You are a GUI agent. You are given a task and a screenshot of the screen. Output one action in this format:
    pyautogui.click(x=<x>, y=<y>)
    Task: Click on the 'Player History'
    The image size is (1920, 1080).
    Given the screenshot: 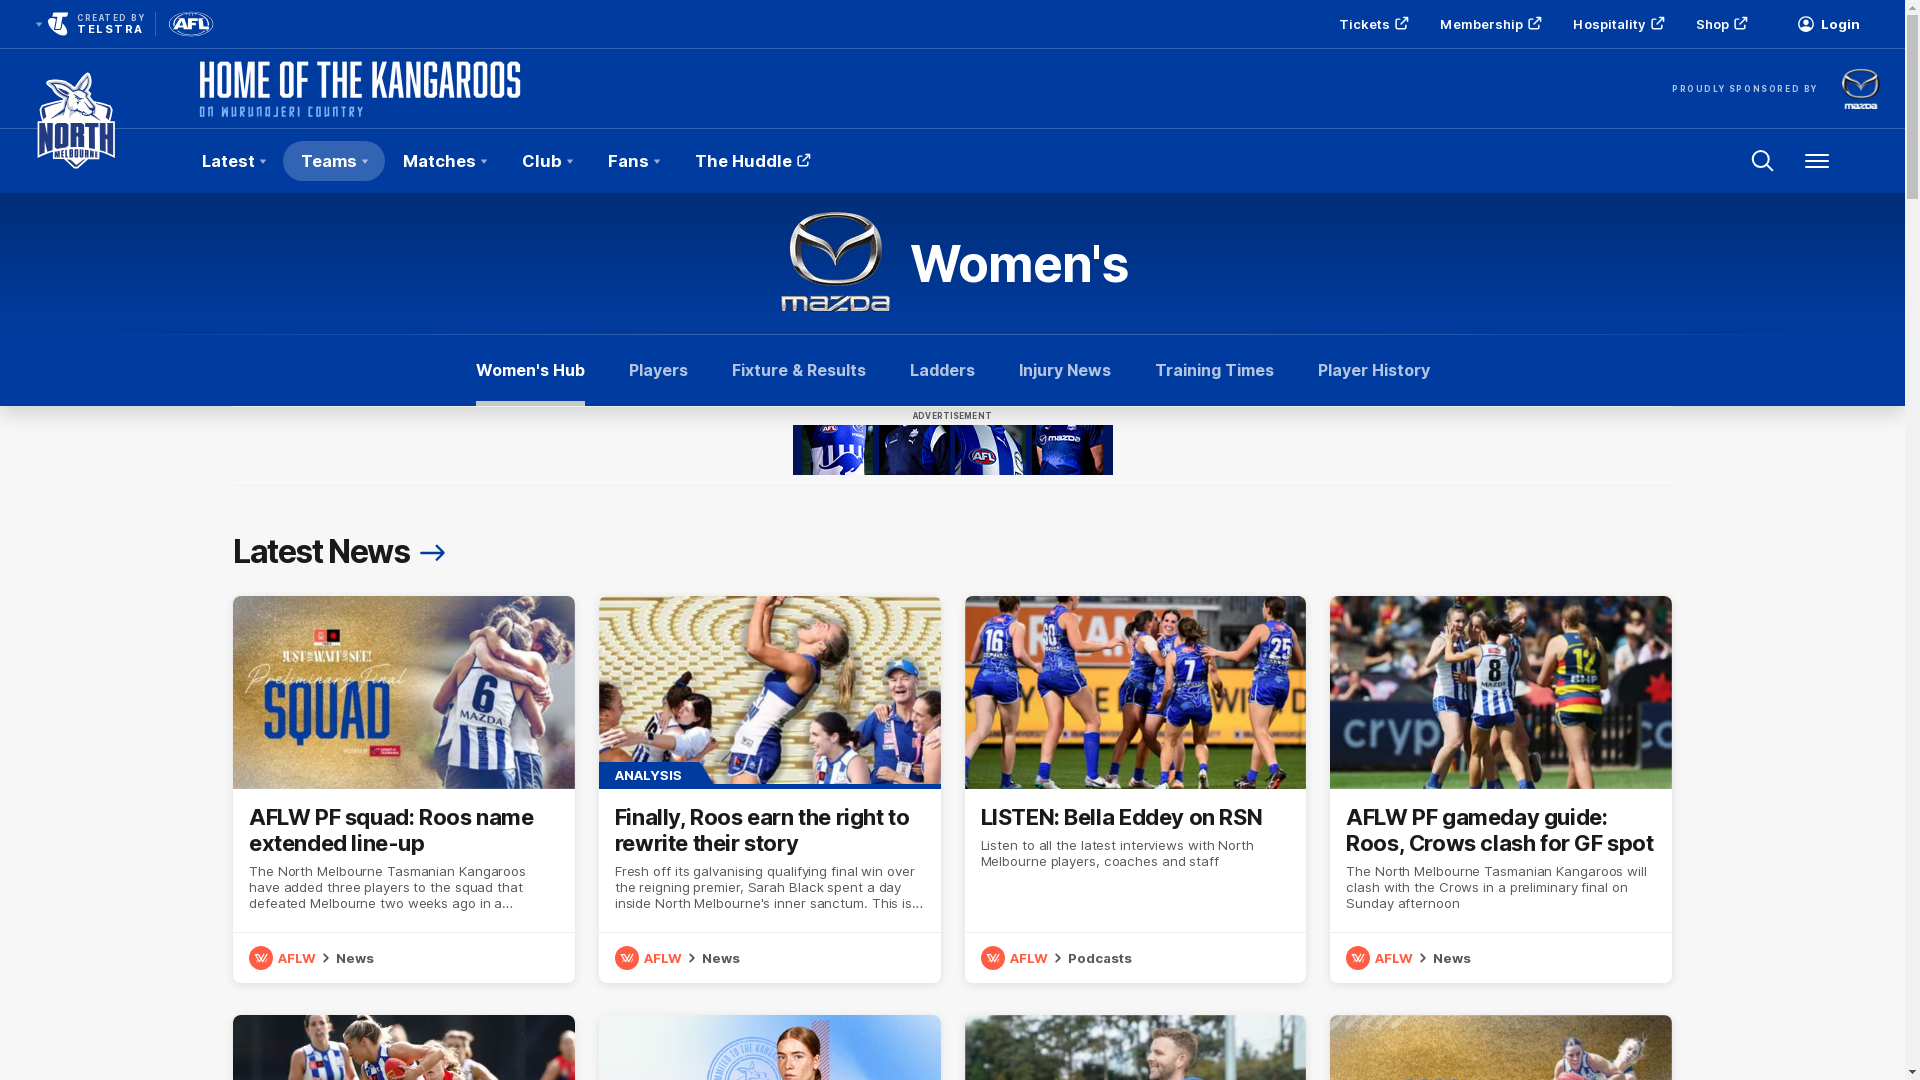 What is the action you would take?
    pyautogui.click(x=1372, y=370)
    